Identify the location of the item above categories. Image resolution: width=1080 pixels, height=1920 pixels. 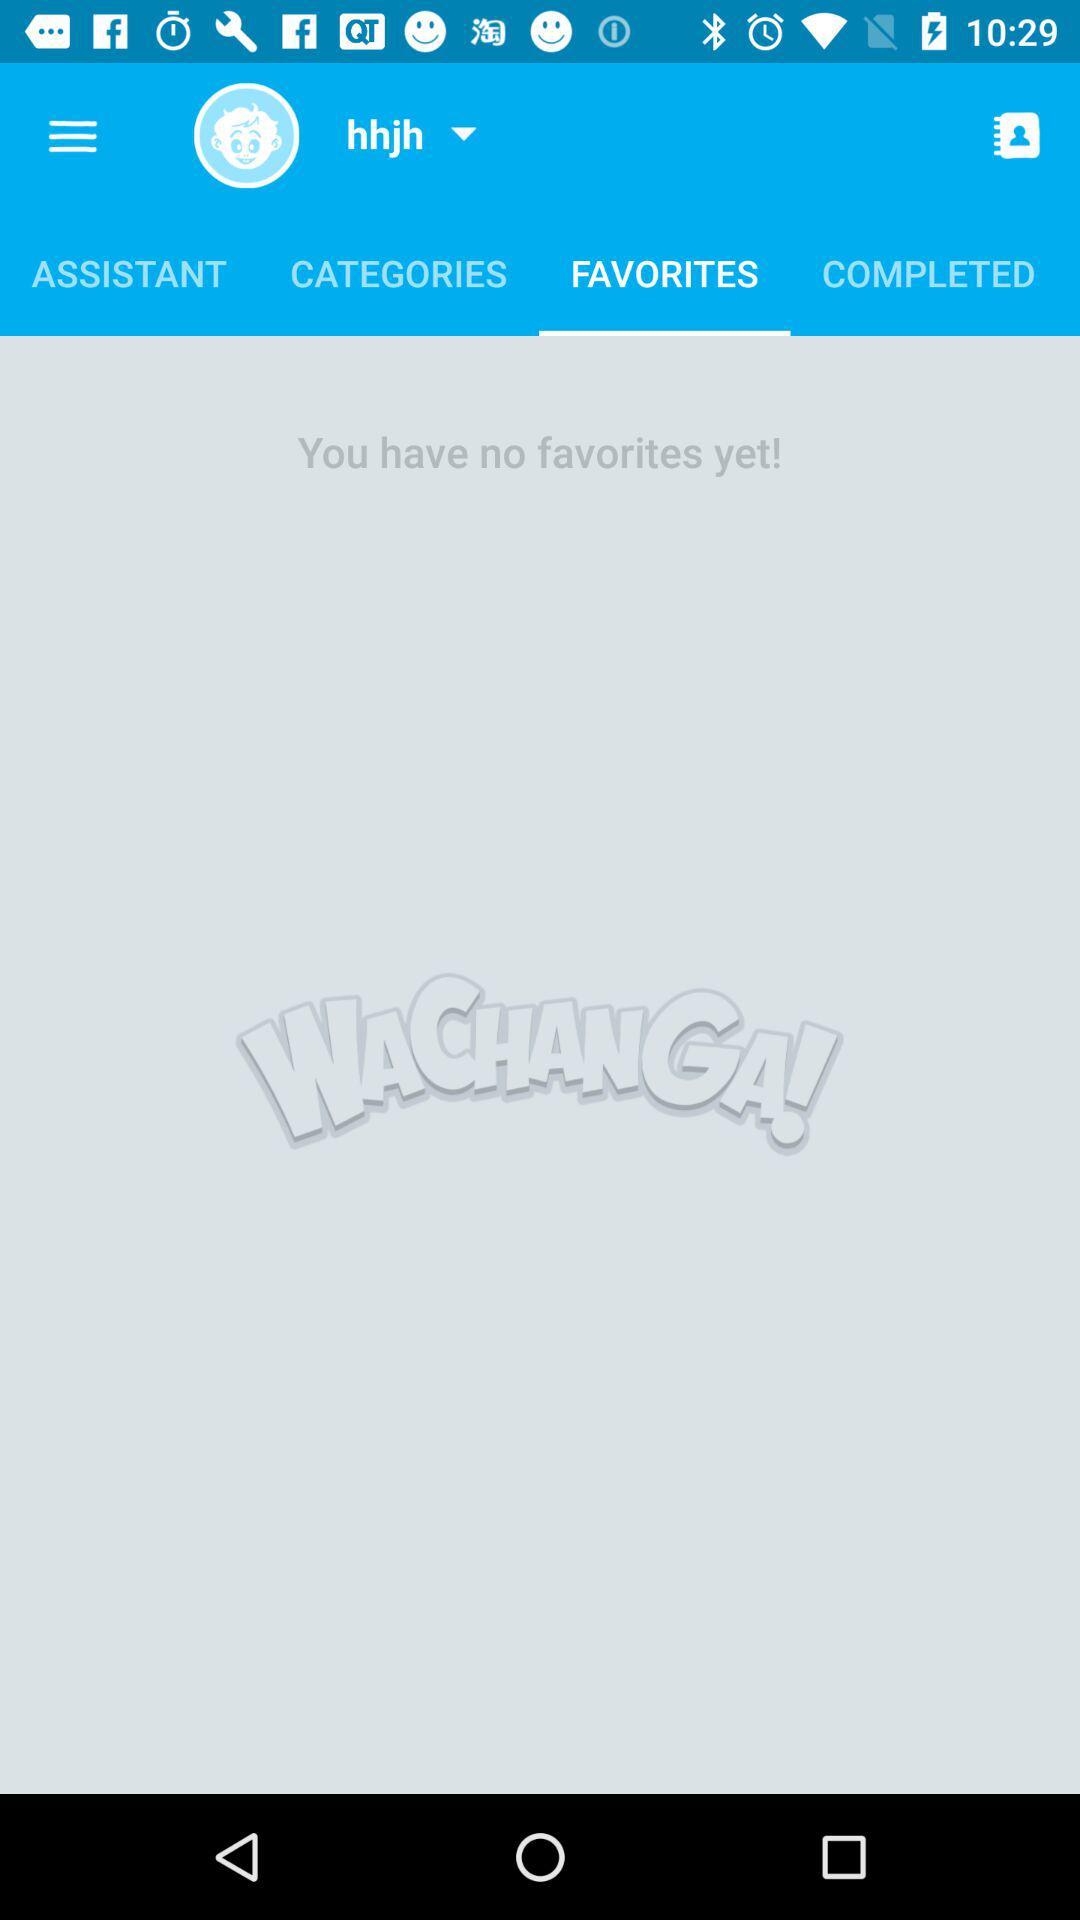
(463, 135).